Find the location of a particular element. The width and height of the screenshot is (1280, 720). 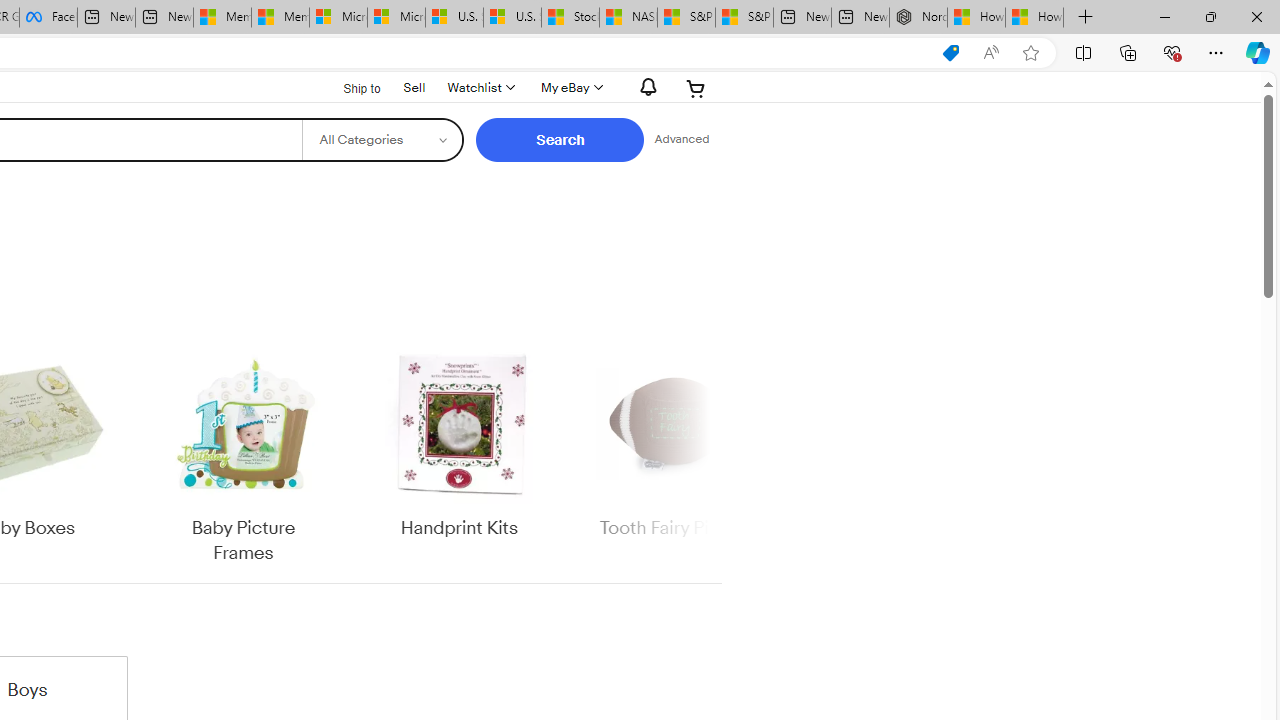

'Close' is located at coordinates (1255, 16).